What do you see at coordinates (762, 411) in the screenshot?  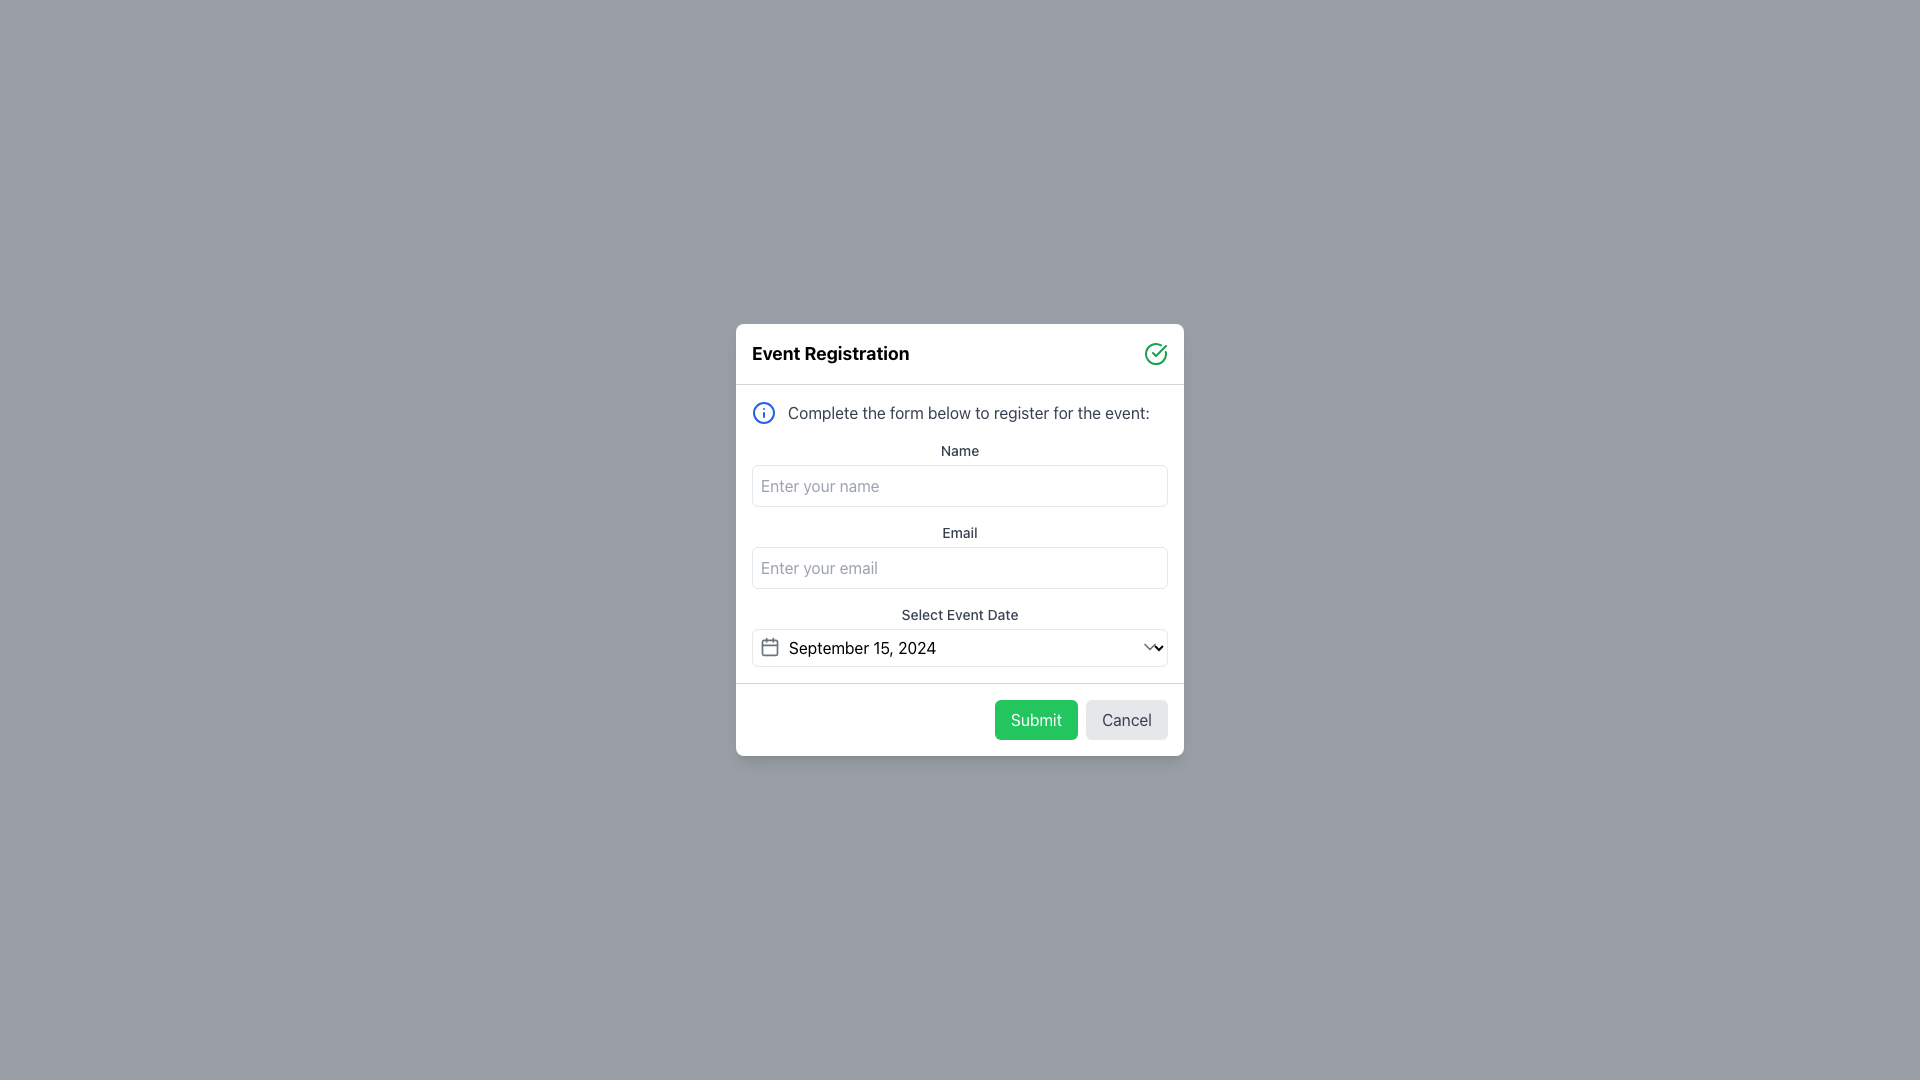 I see `the informational icon located to the left of the text 'Complete the form below to register for the event:'` at bounding box center [762, 411].